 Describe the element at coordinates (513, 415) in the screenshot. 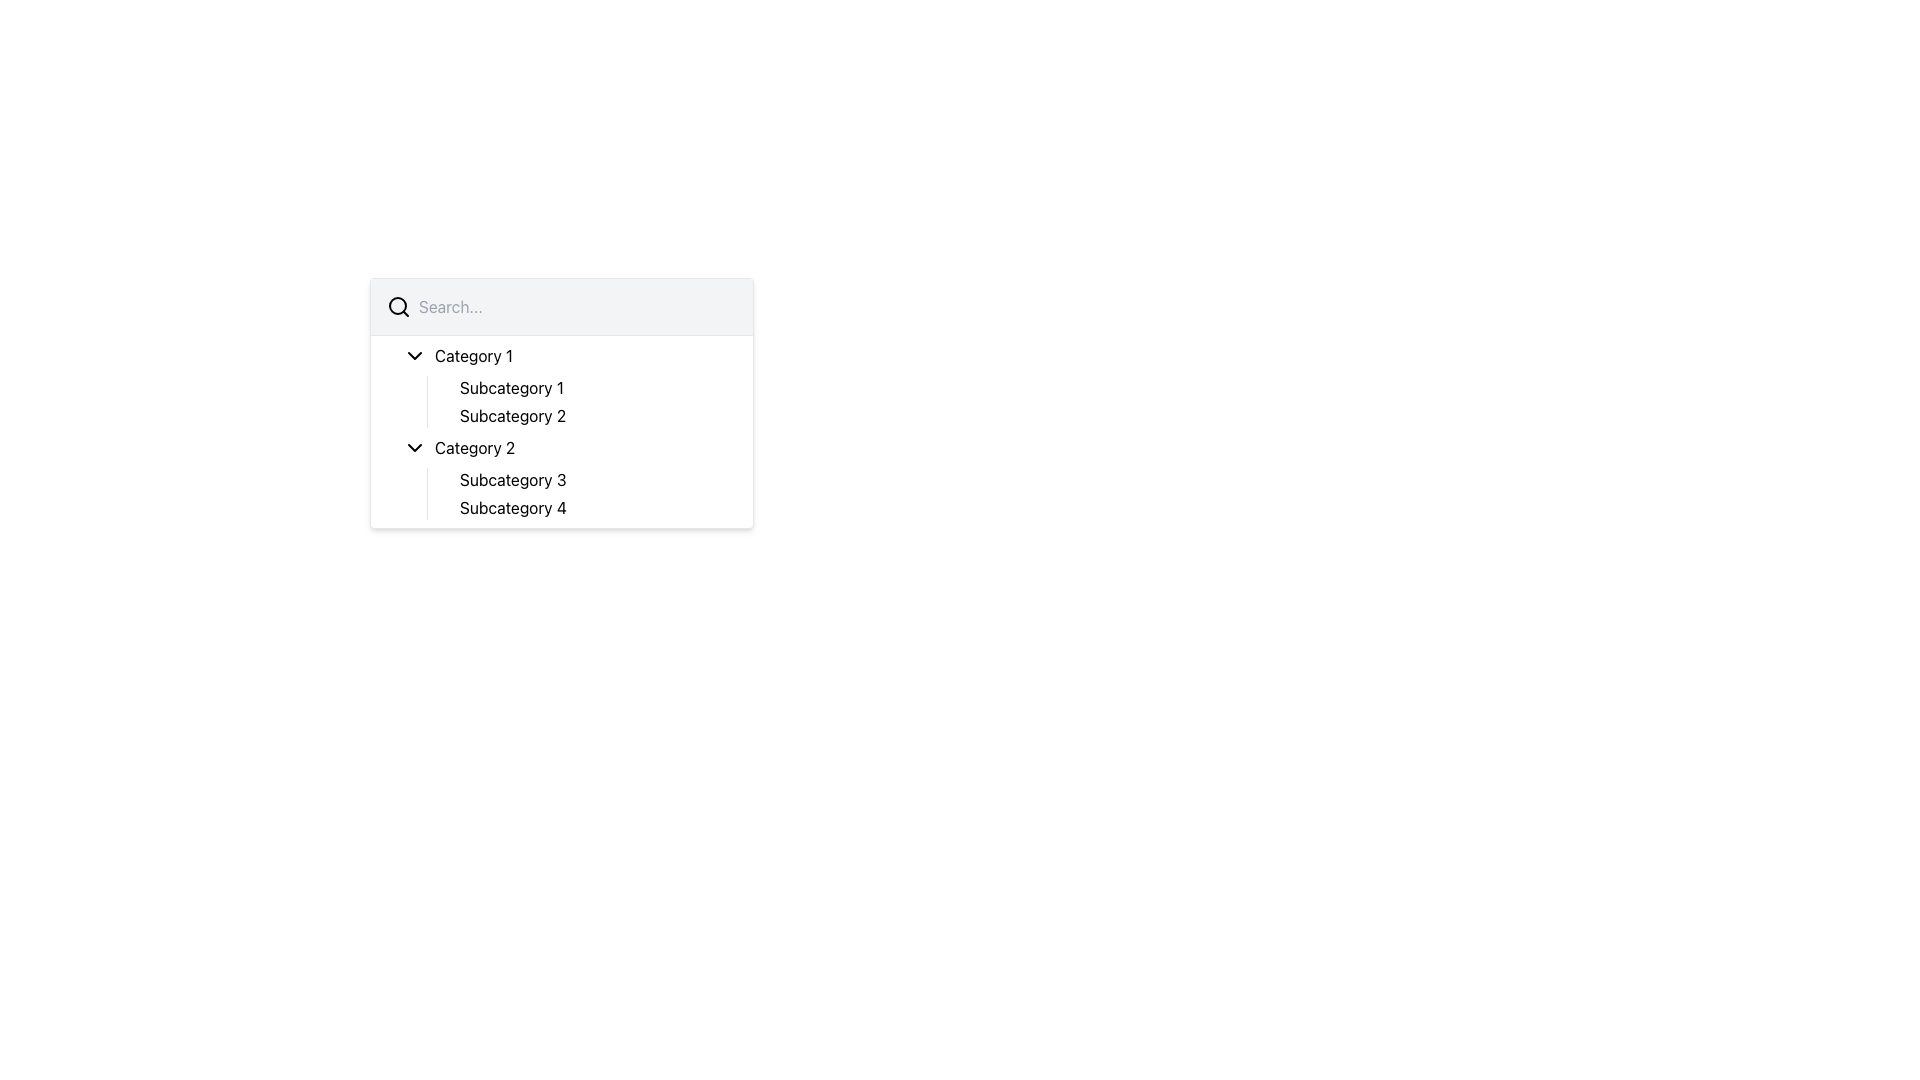

I see `the 'Subcategory 2' text label, which serves as an identifier within the 'Category 1' section of the interface` at that location.